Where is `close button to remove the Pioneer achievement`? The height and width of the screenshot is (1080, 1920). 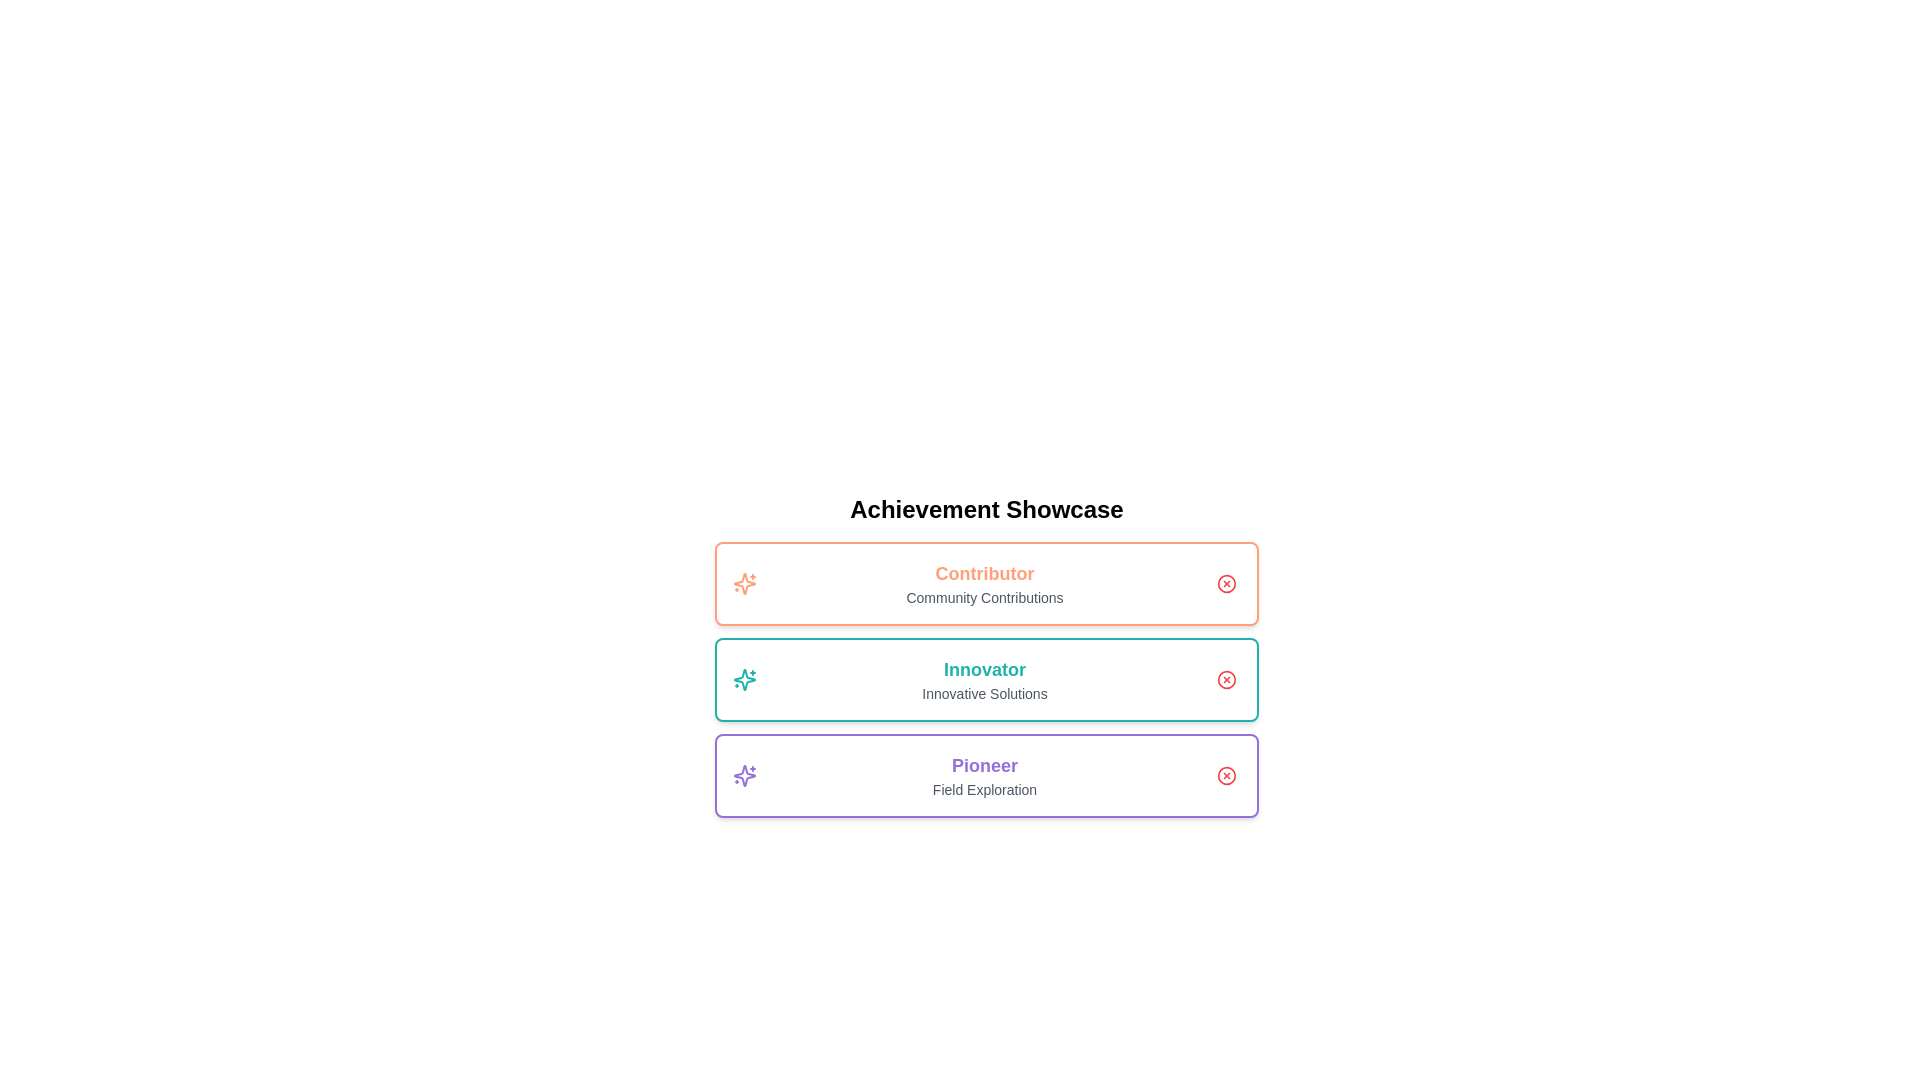
close button to remove the Pioneer achievement is located at coordinates (1226, 774).